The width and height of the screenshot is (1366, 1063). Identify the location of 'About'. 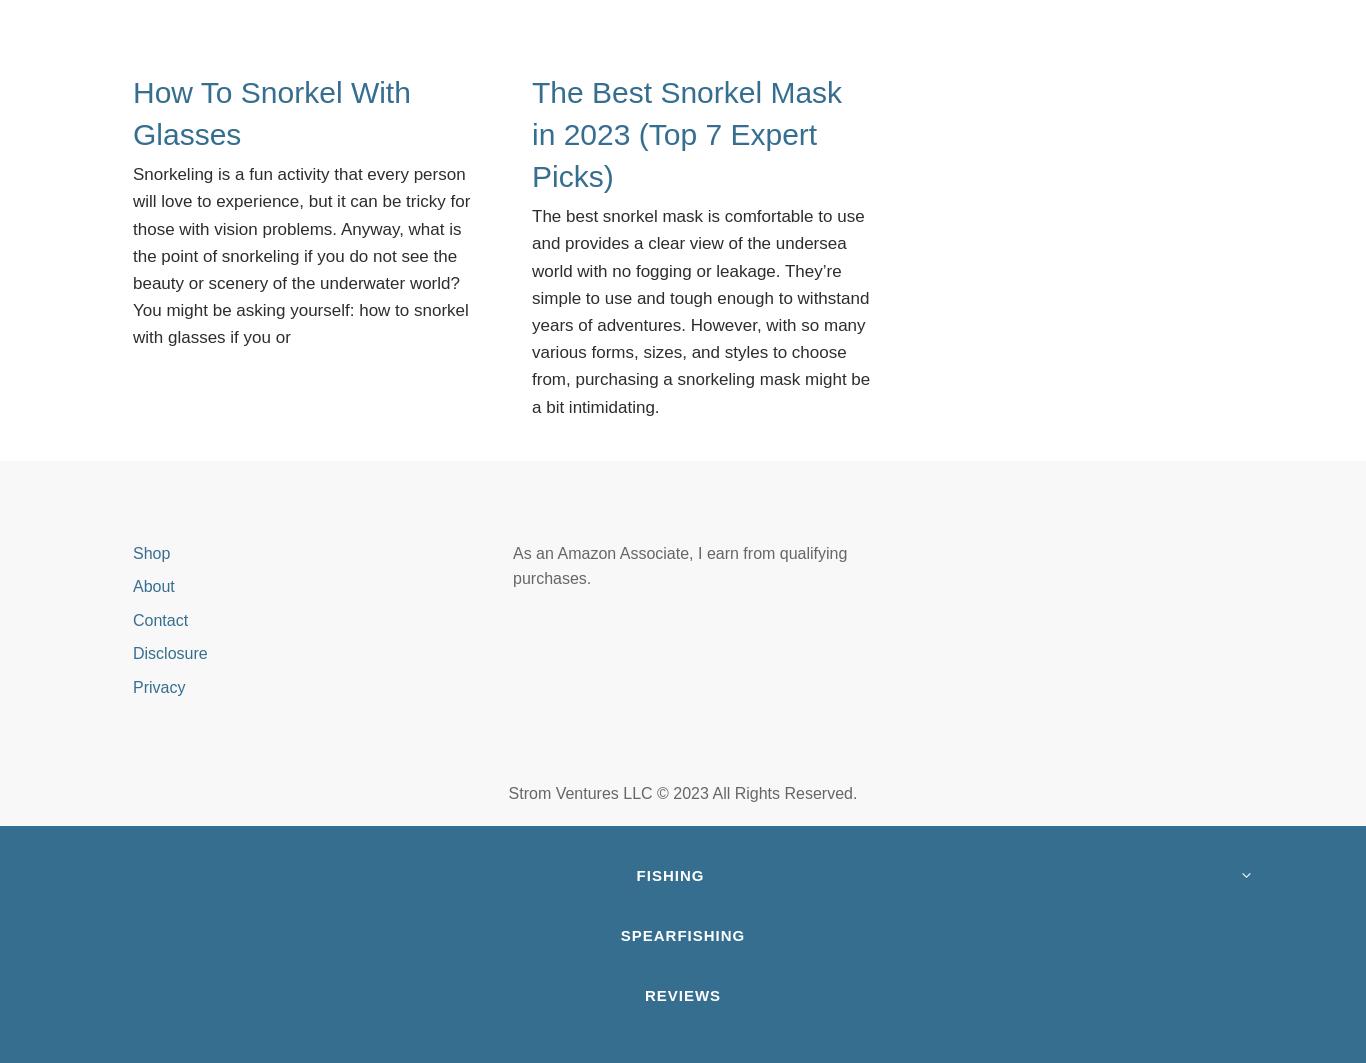
(152, 585).